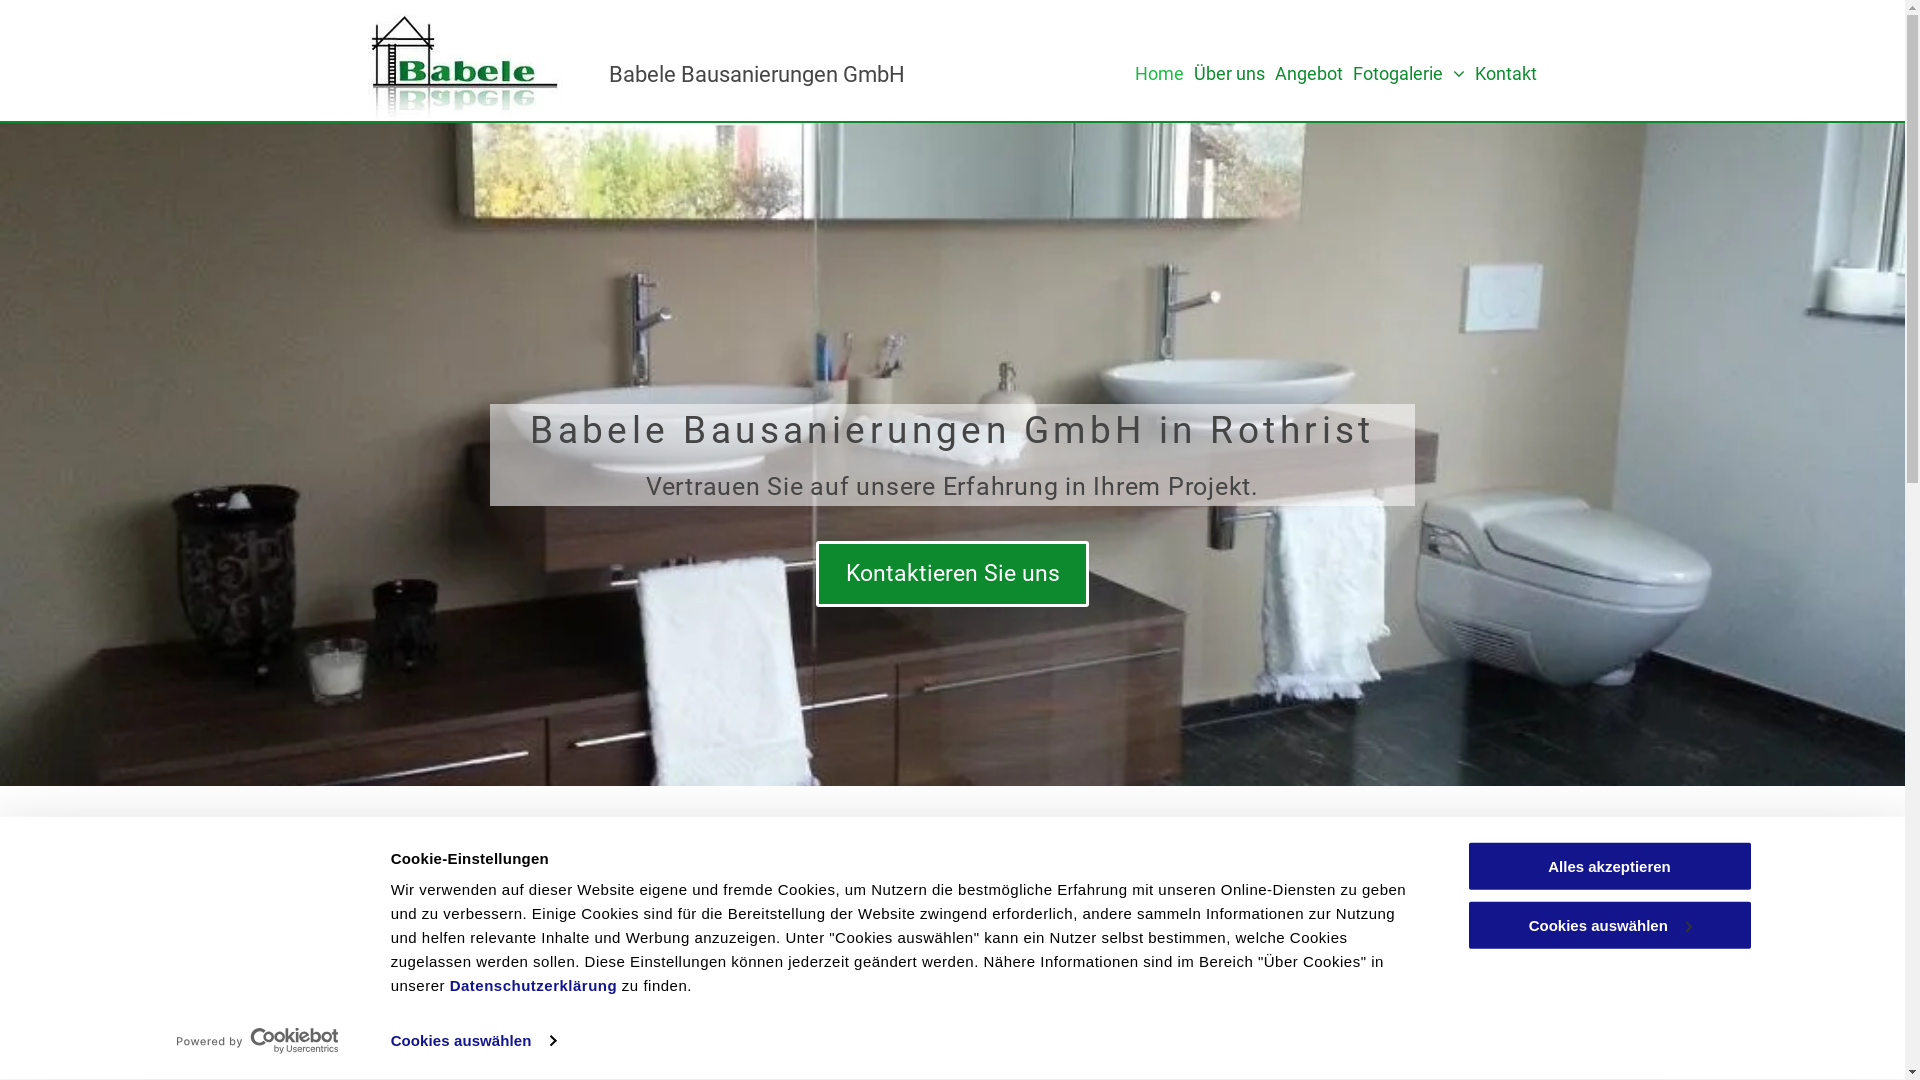 Image resolution: width=1920 pixels, height=1080 pixels. Describe the element at coordinates (1474, 72) in the screenshot. I see `'Kontakt'` at that location.